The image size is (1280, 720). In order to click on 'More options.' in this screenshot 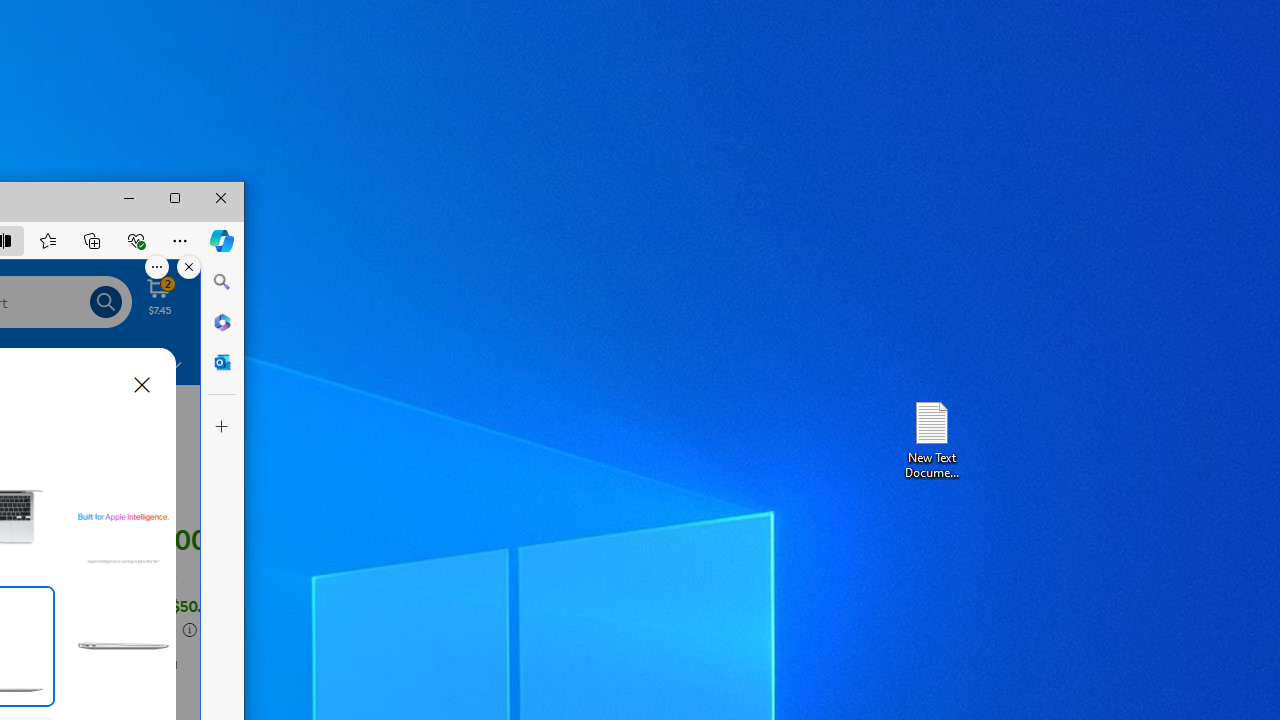, I will do `click(155, 266)`.